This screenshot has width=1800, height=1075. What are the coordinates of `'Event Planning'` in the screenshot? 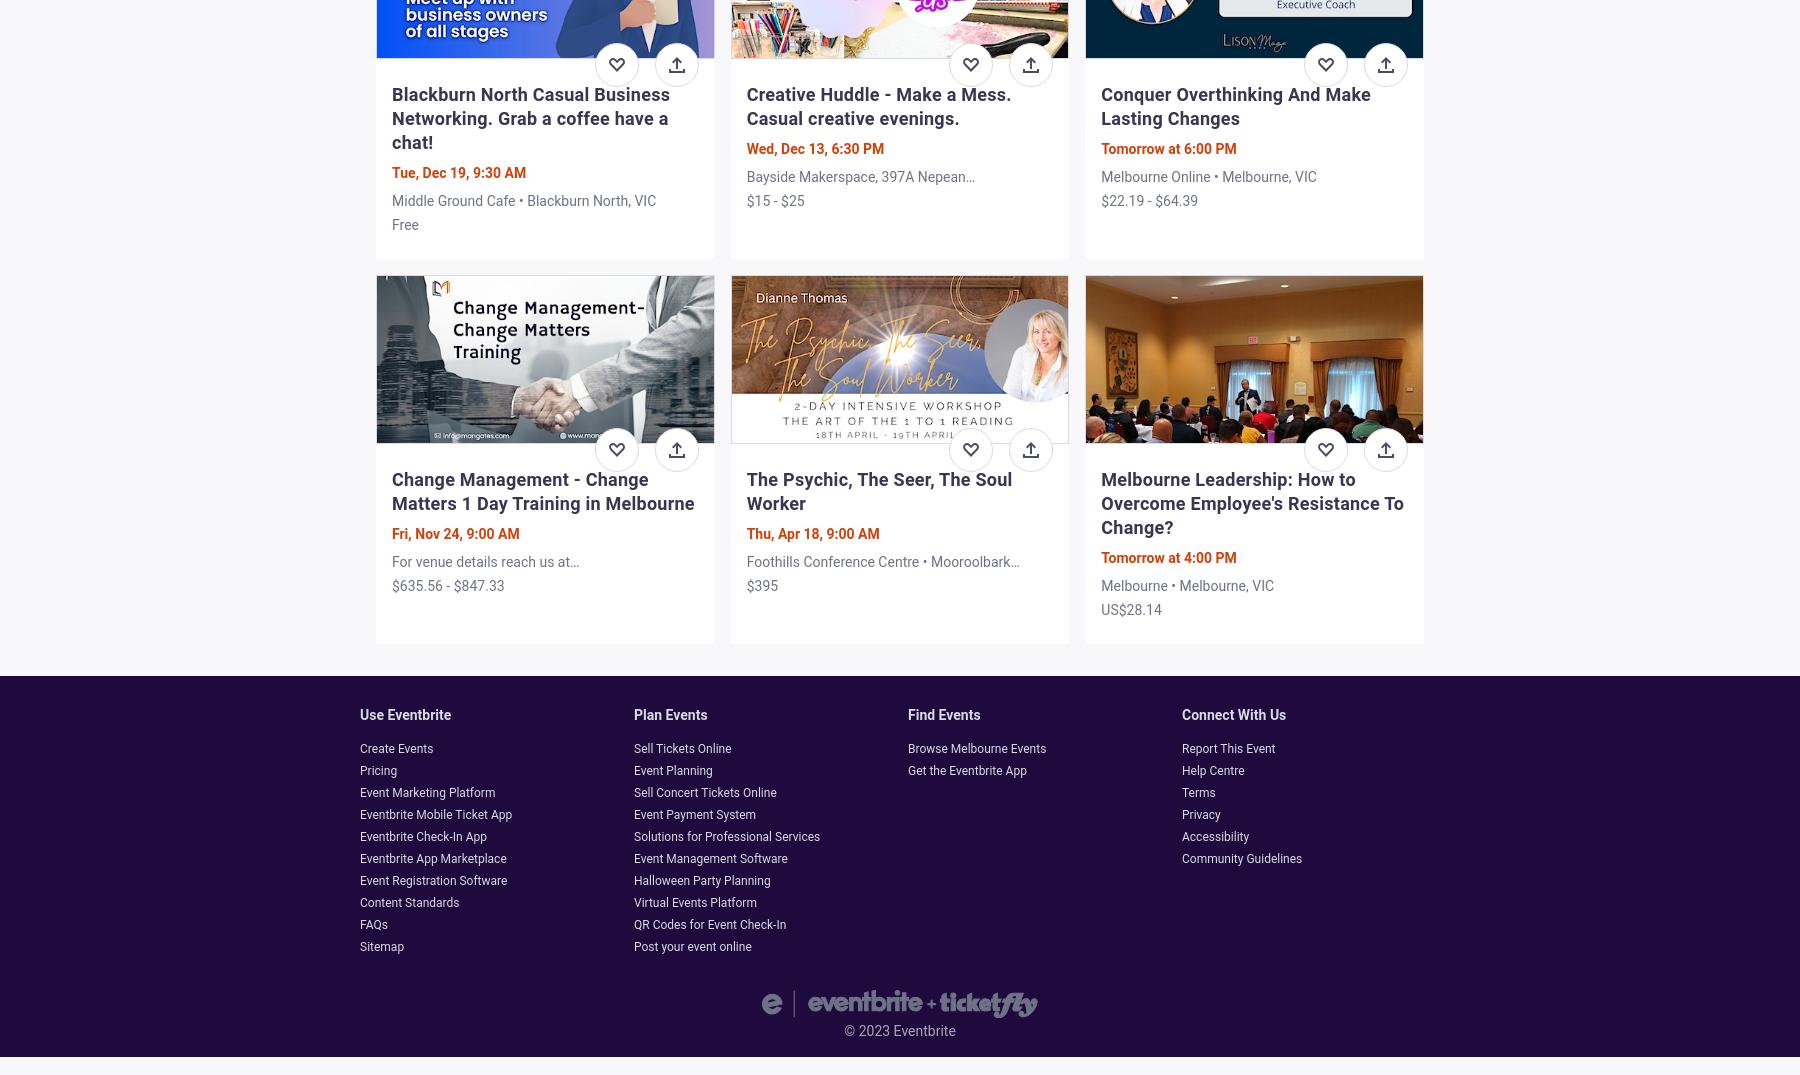 It's located at (673, 770).